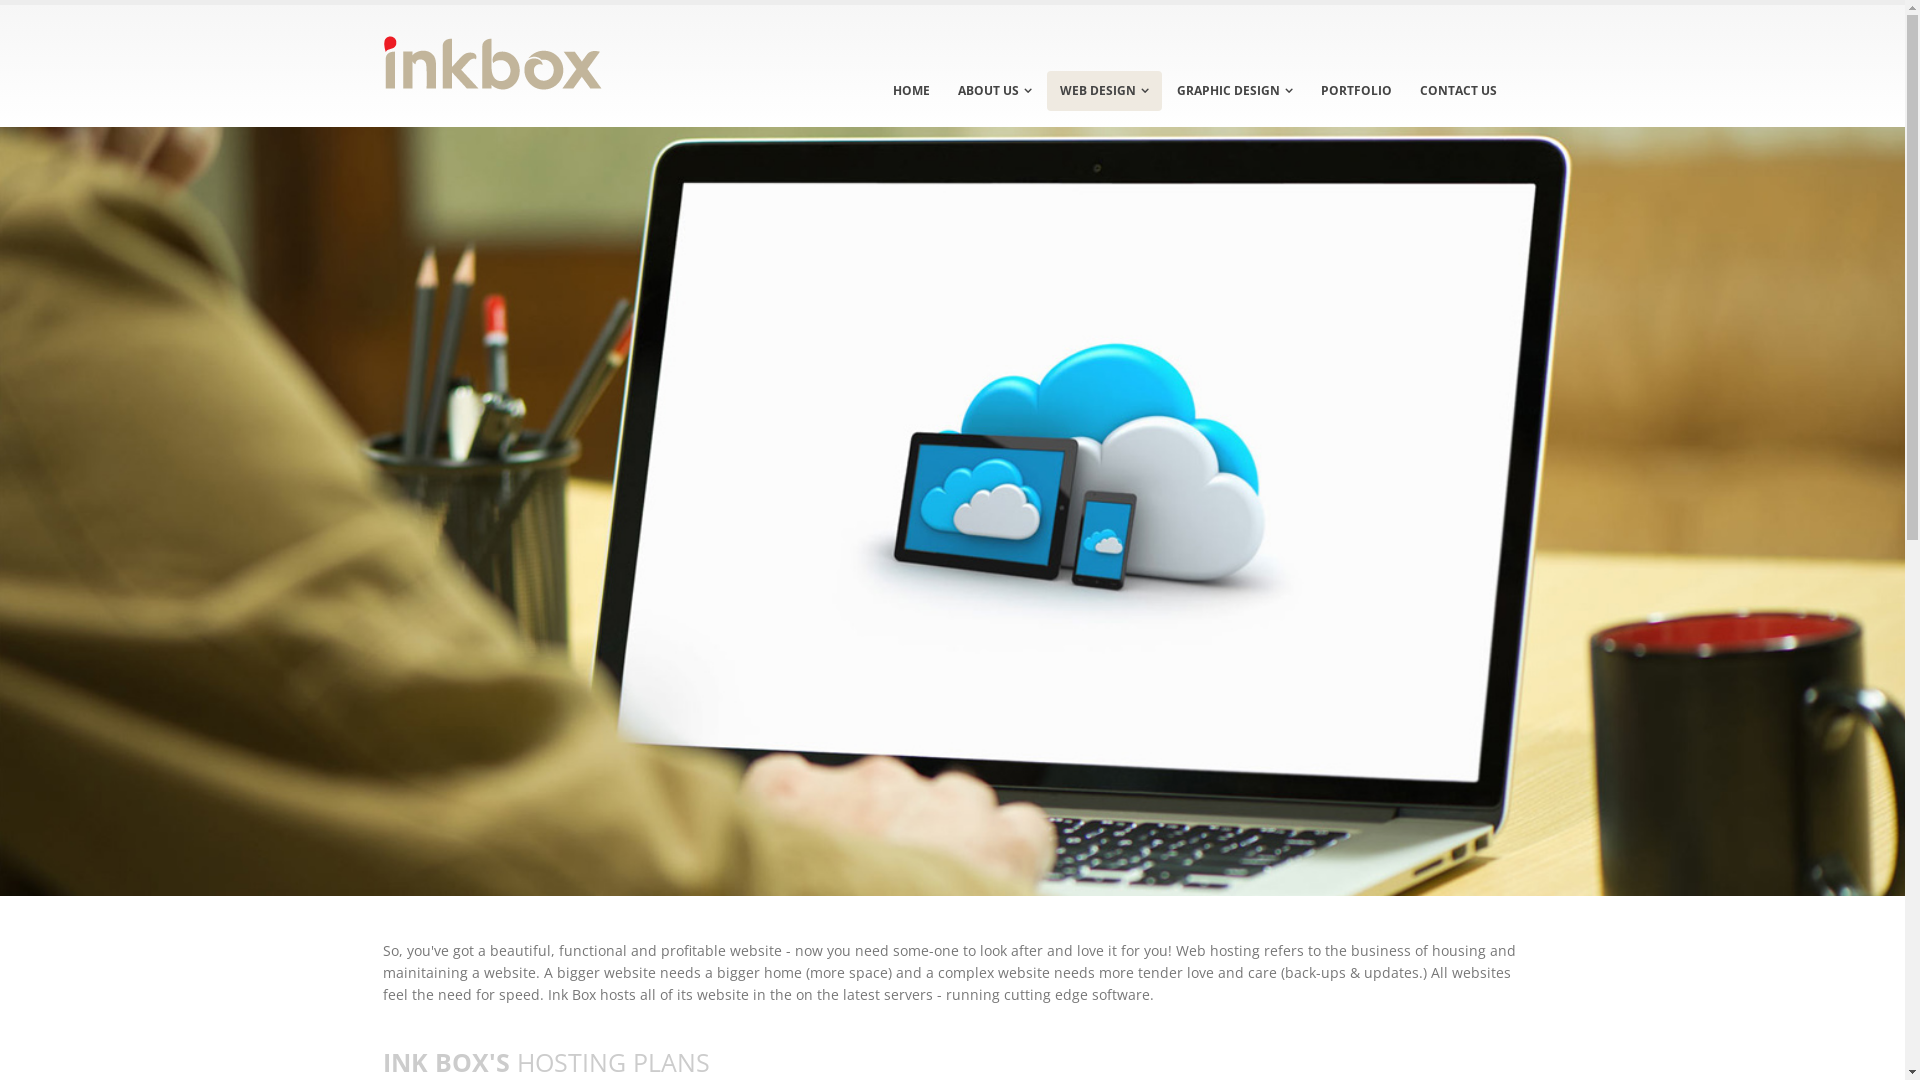  I want to click on 'PORTFOLIO', so click(1308, 91).